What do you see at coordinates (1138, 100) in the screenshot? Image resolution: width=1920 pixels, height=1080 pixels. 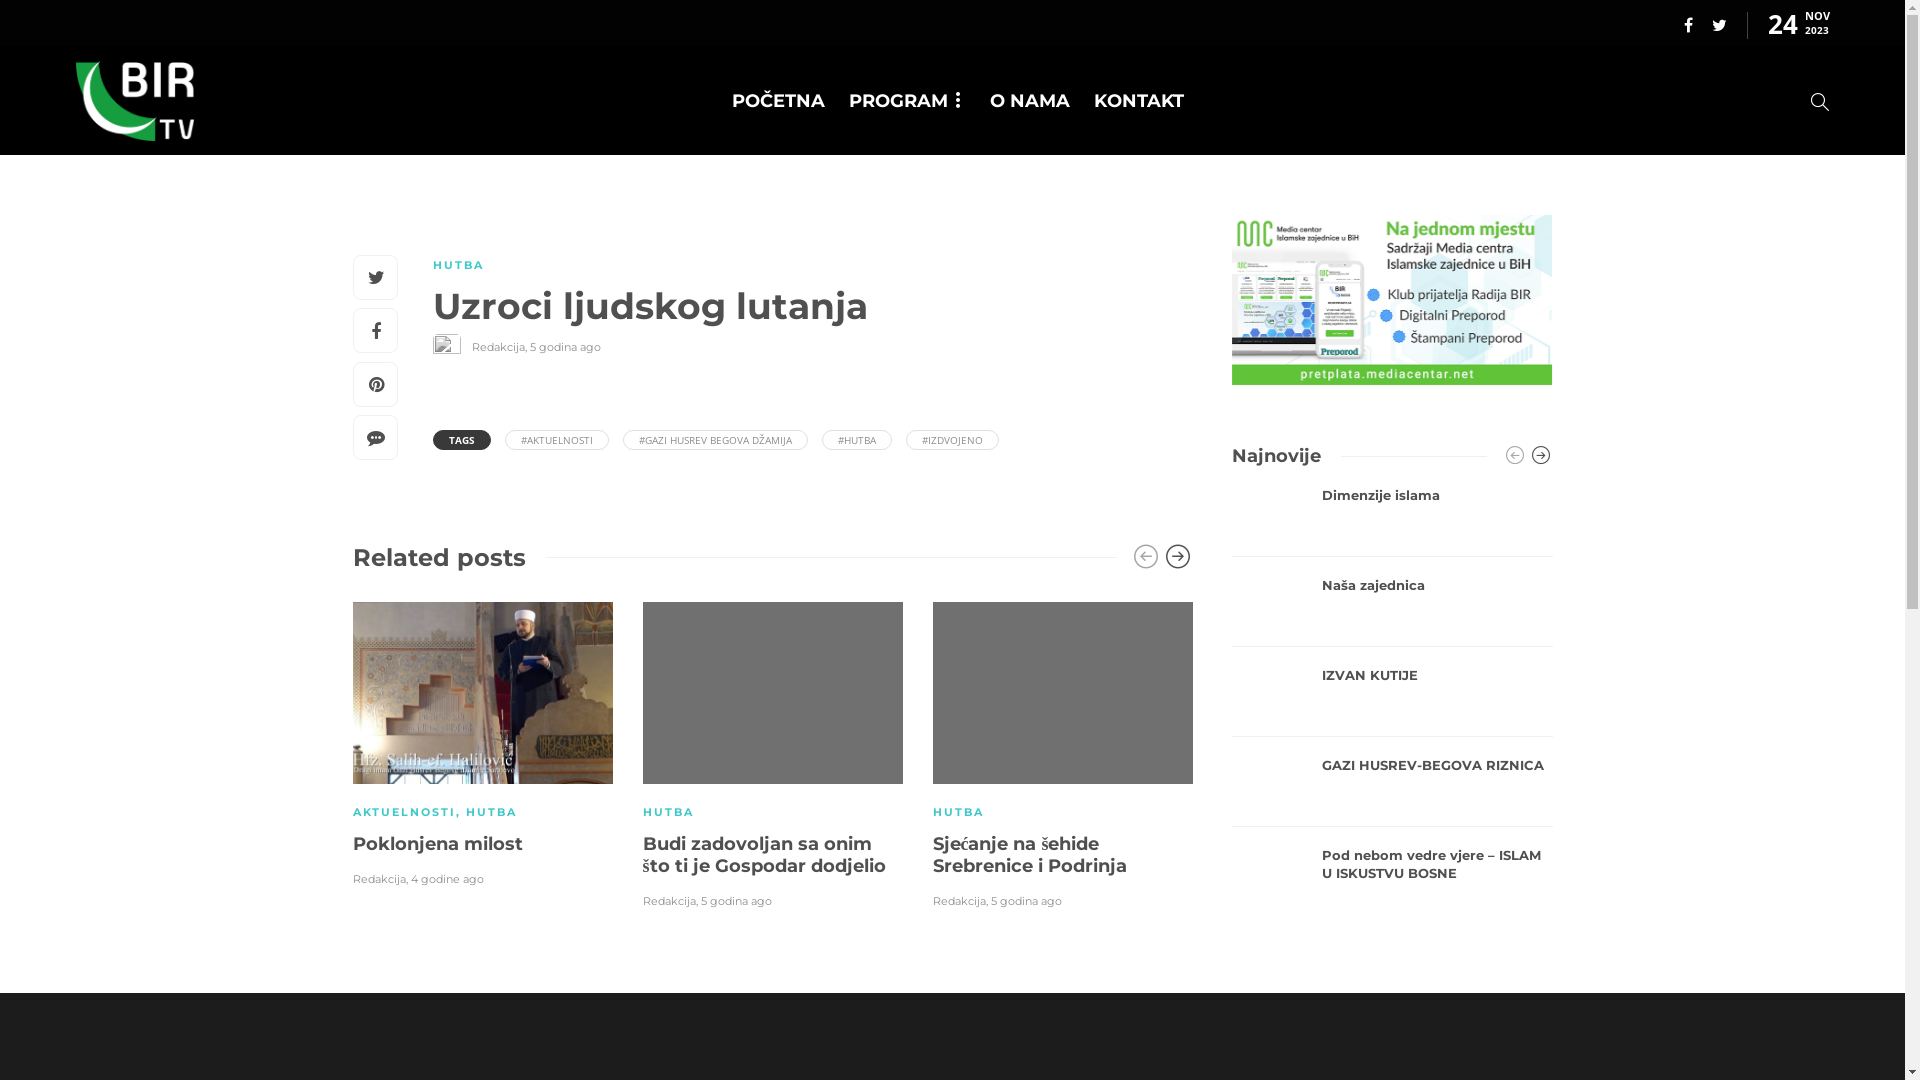 I see `'KONTAKT'` at bounding box center [1138, 100].